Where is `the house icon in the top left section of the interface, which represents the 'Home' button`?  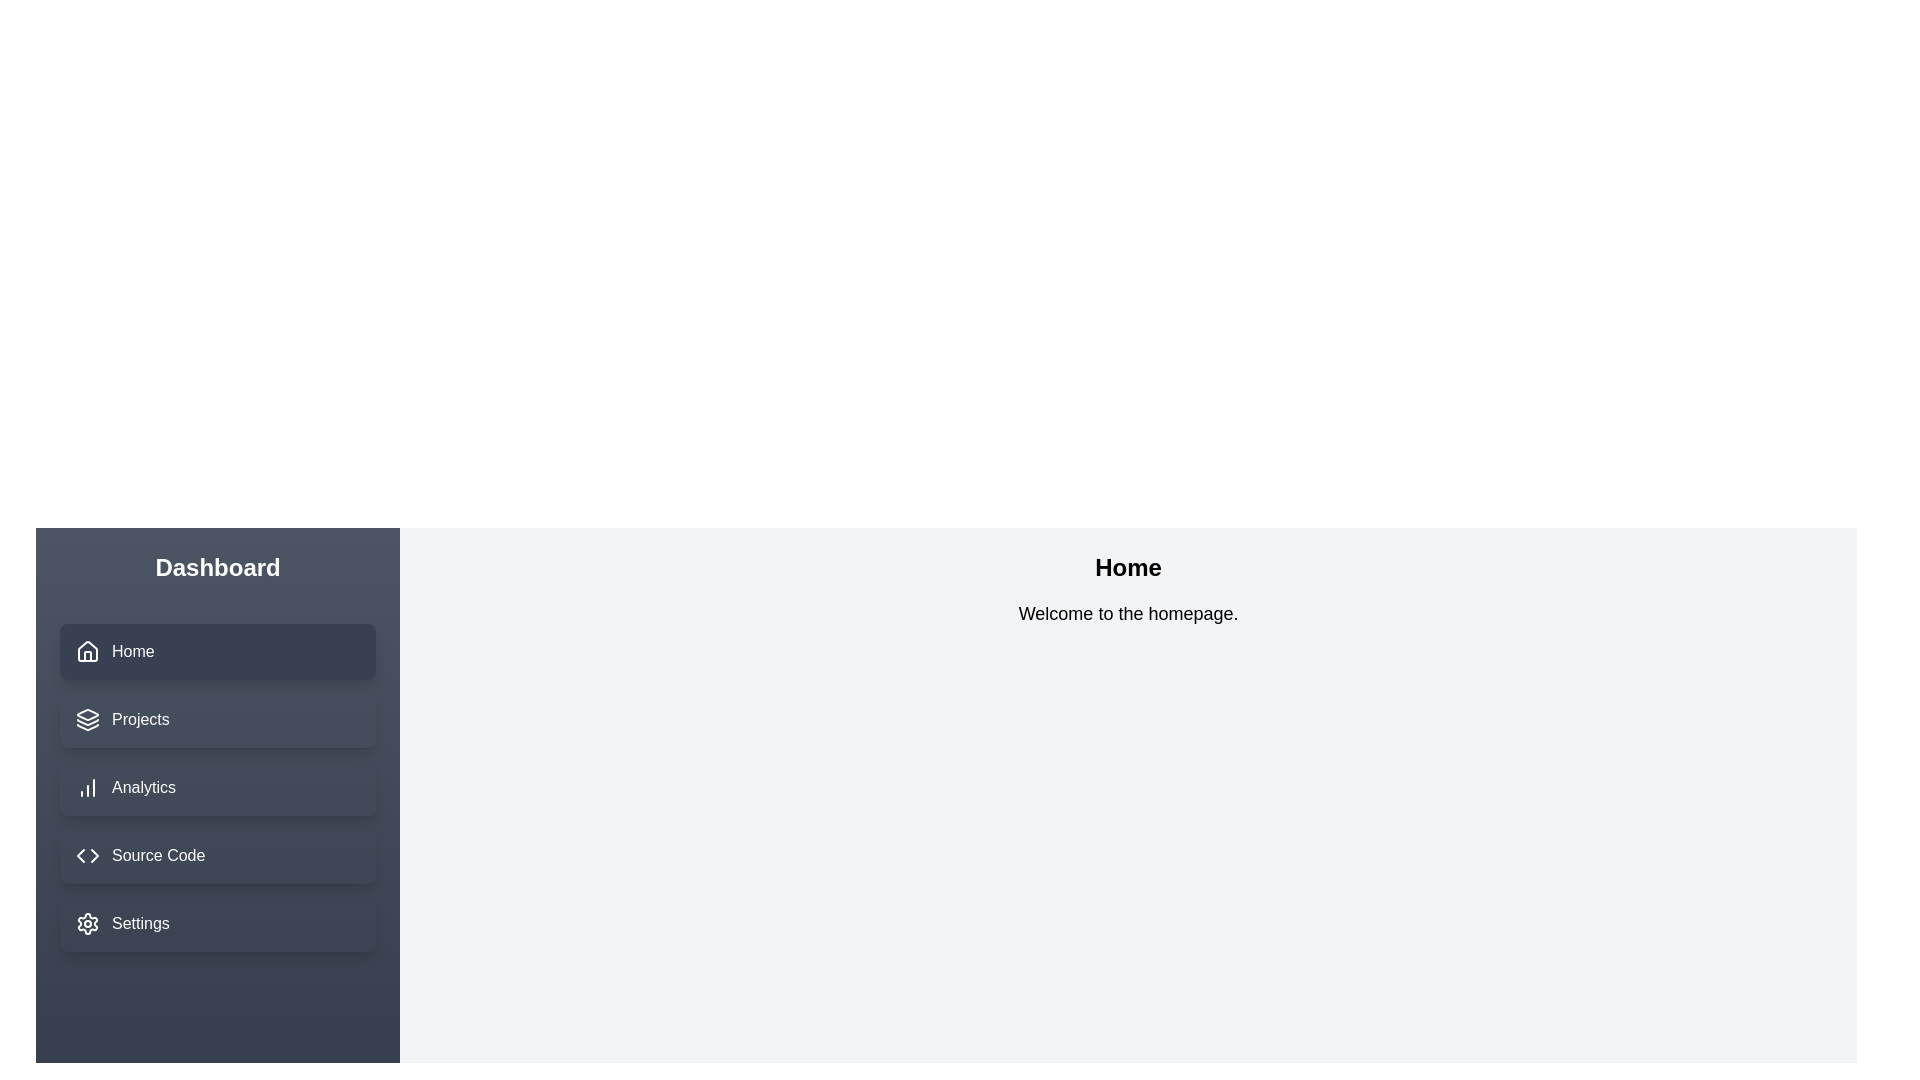 the house icon in the top left section of the interface, which represents the 'Home' button is located at coordinates (86, 651).